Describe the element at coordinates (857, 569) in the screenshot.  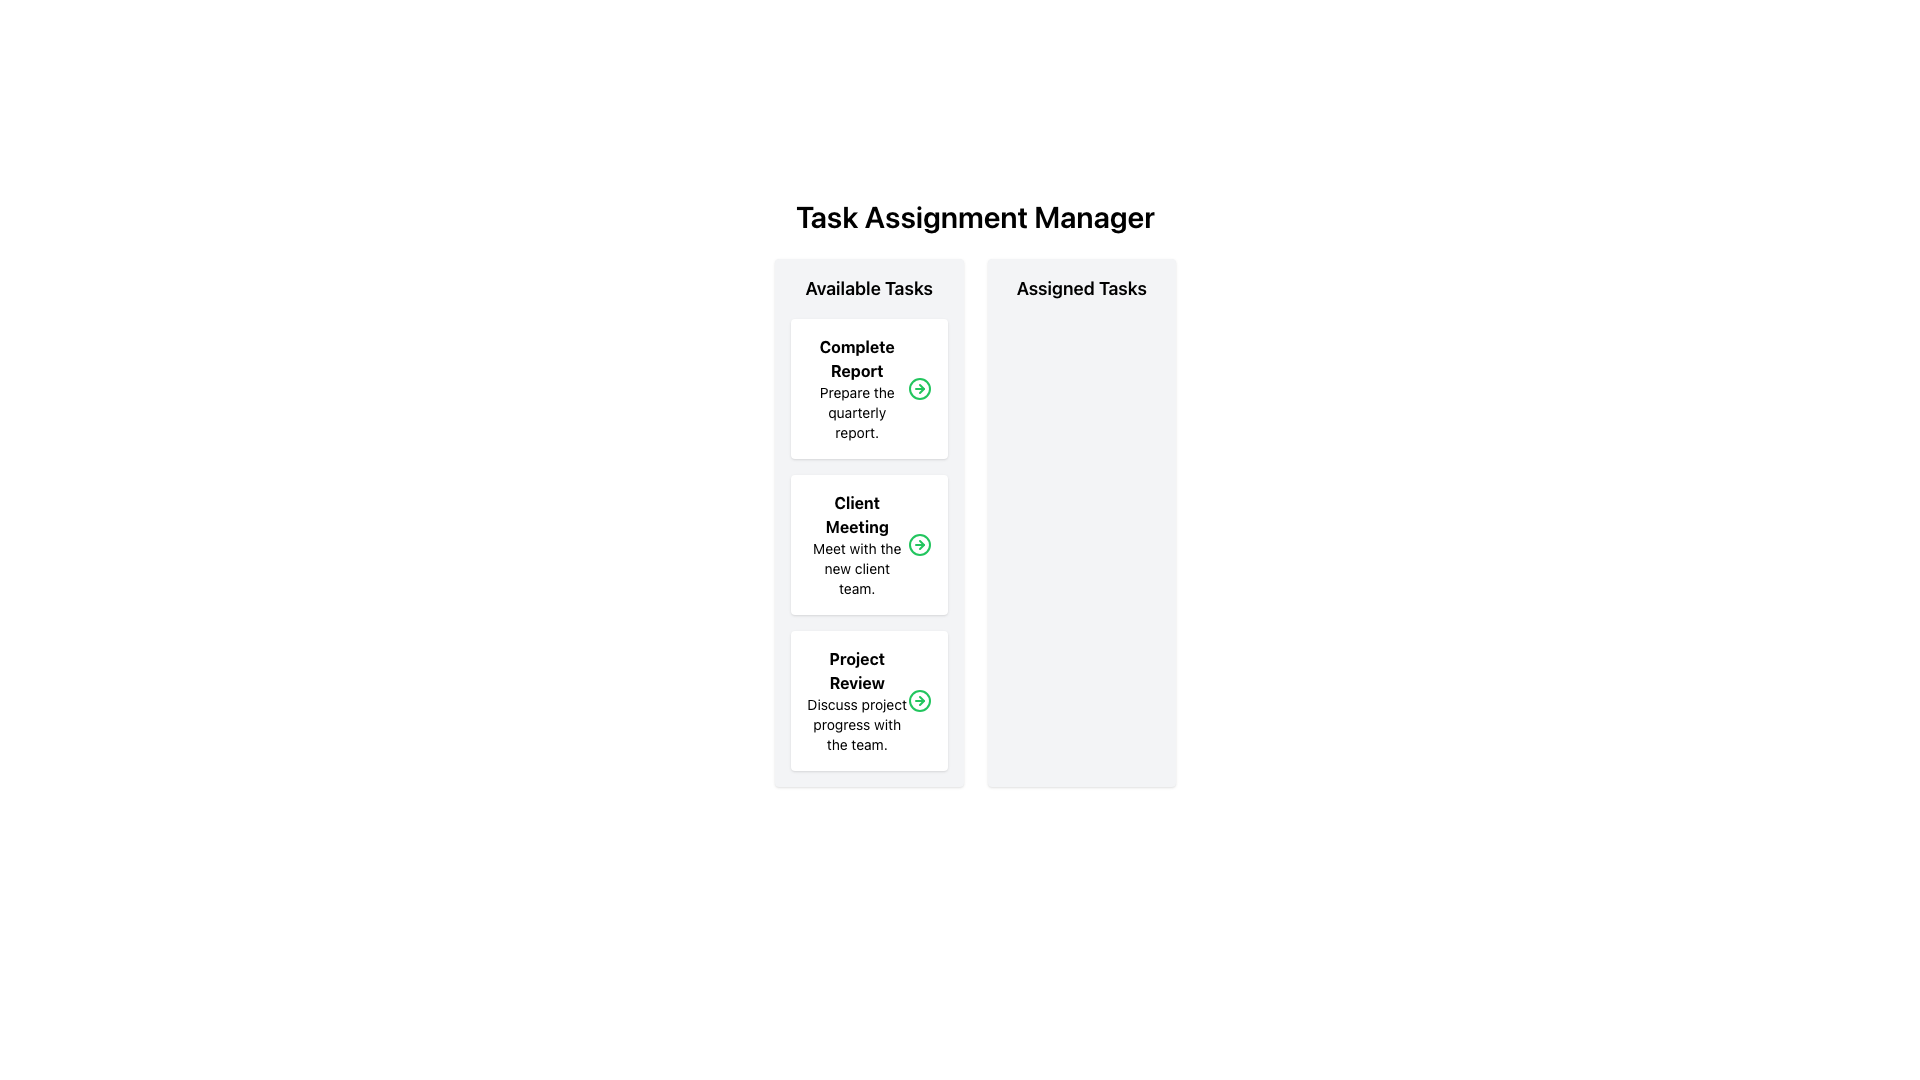
I see `the descriptive text element that provides information about the 'Client Meeting', located below the 'Client Meeting' header in the 'Available Tasks' column` at that location.